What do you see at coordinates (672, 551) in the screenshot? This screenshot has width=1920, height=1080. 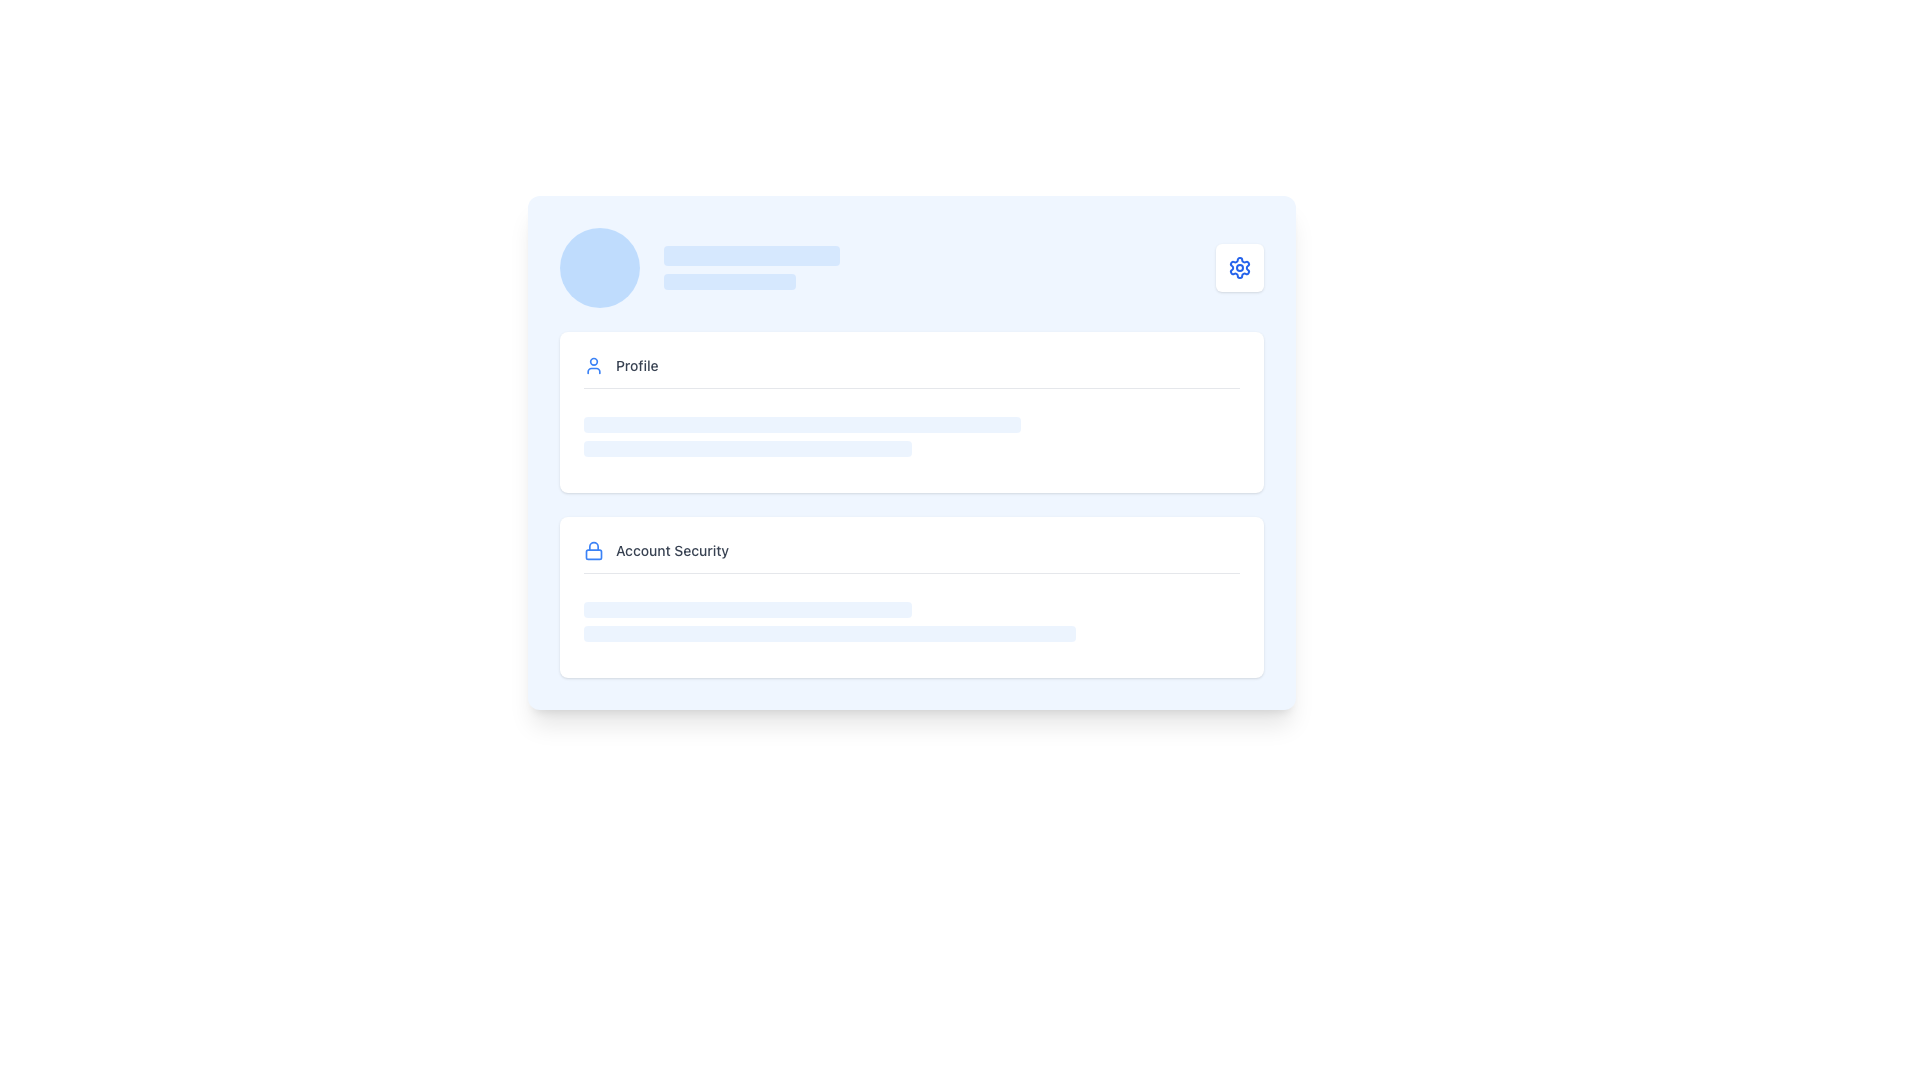 I see `the label indicating account security, which is part of a horizontal grouping with a lock icon to its left, located in the second section below 'Profile'` at bounding box center [672, 551].